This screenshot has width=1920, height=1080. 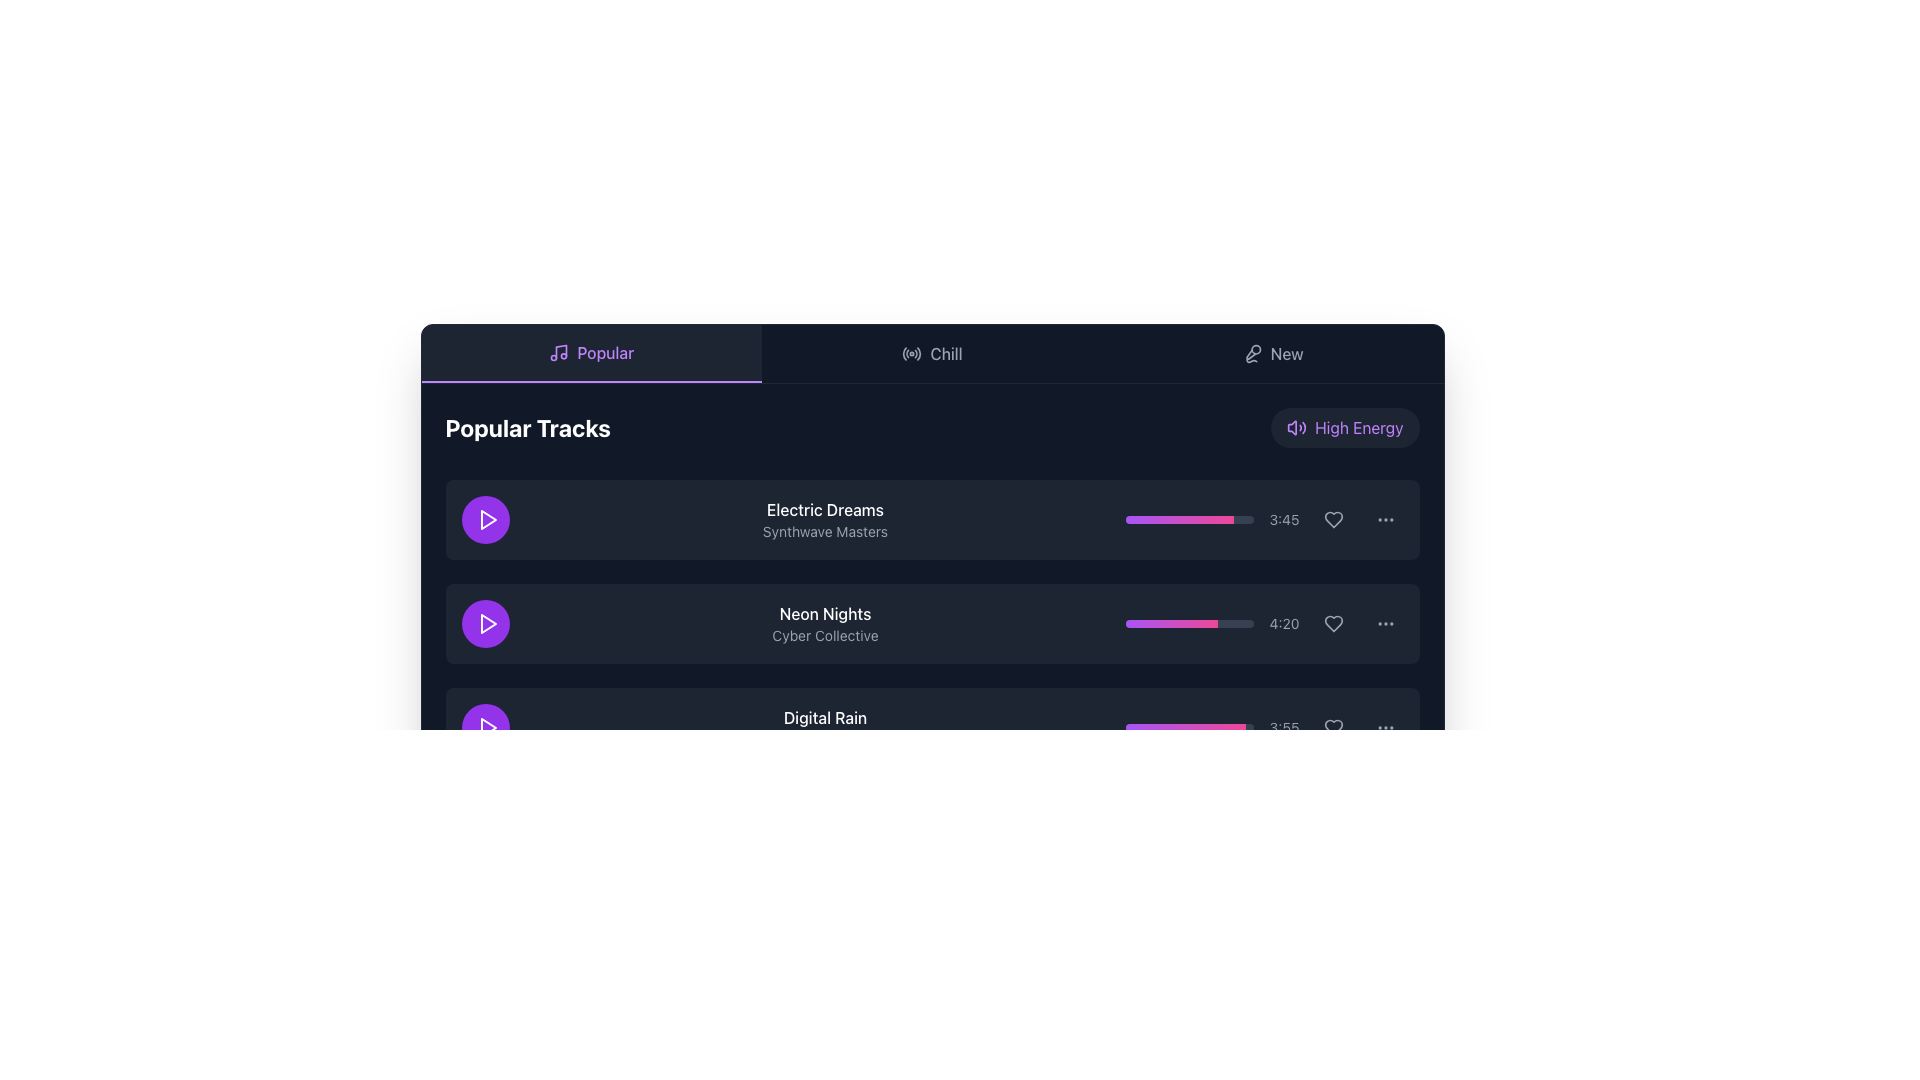 I want to click on the slider value, so click(x=1230, y=728).